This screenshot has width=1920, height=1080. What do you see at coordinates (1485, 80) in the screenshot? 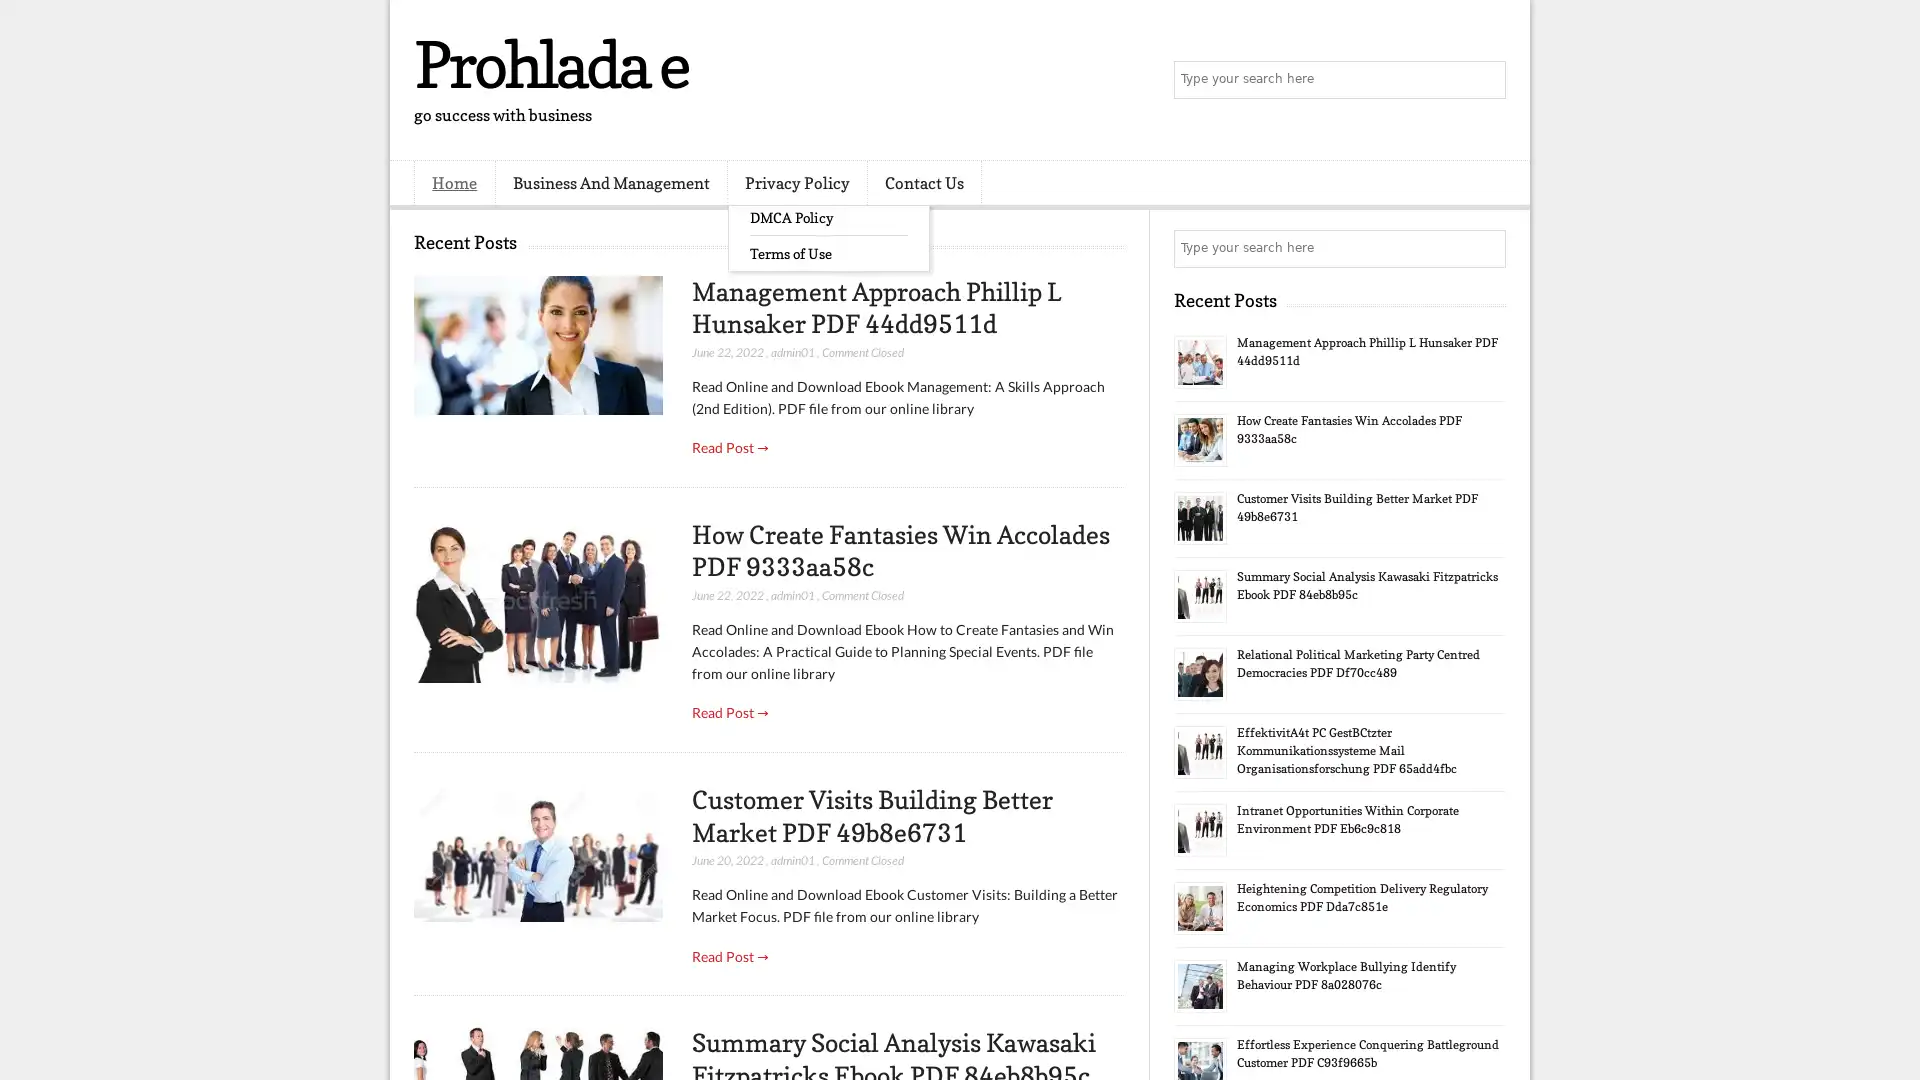
I see `Search` at bounding box center [1485, 80].